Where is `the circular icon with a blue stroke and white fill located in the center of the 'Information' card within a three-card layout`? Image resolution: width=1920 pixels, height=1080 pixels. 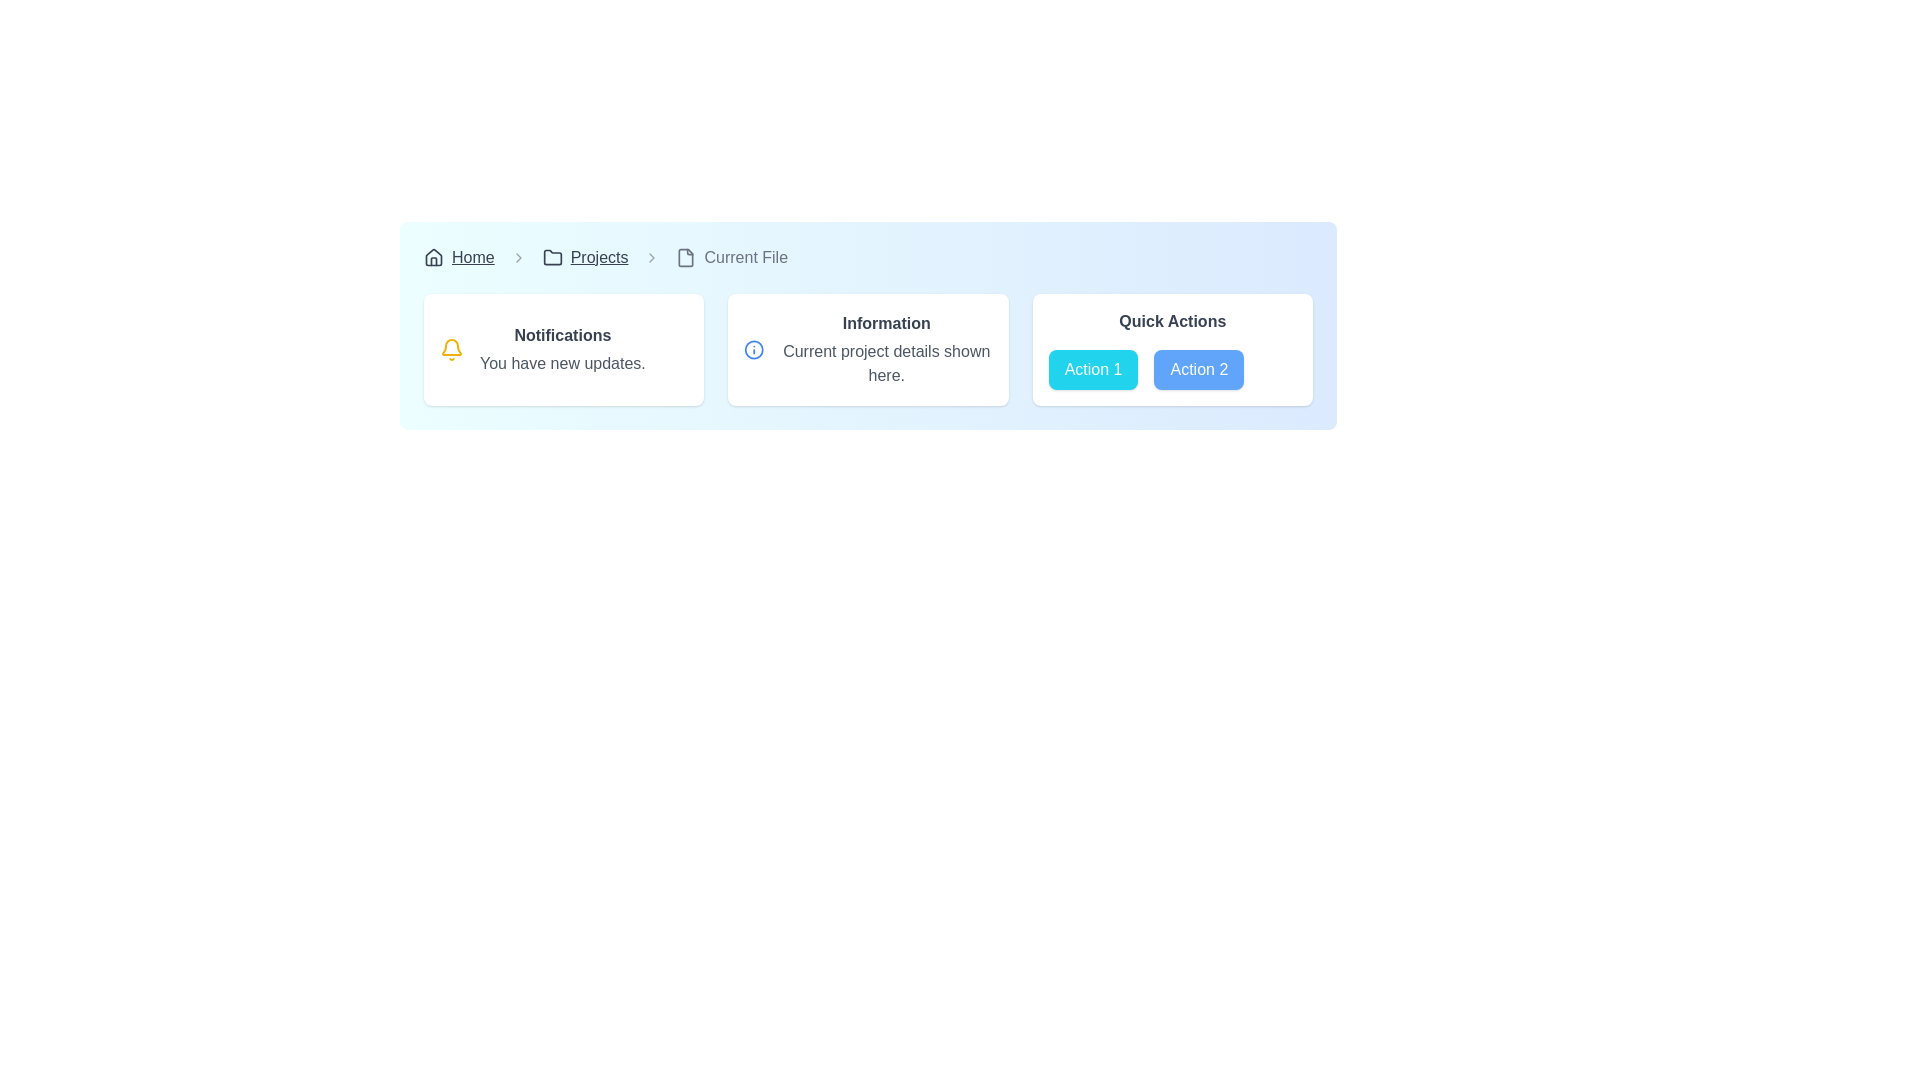 the circular icon with a blue stroke and white fill located in the center of the 'Information' card within a three-card layout is located at coordinates (753, 349).